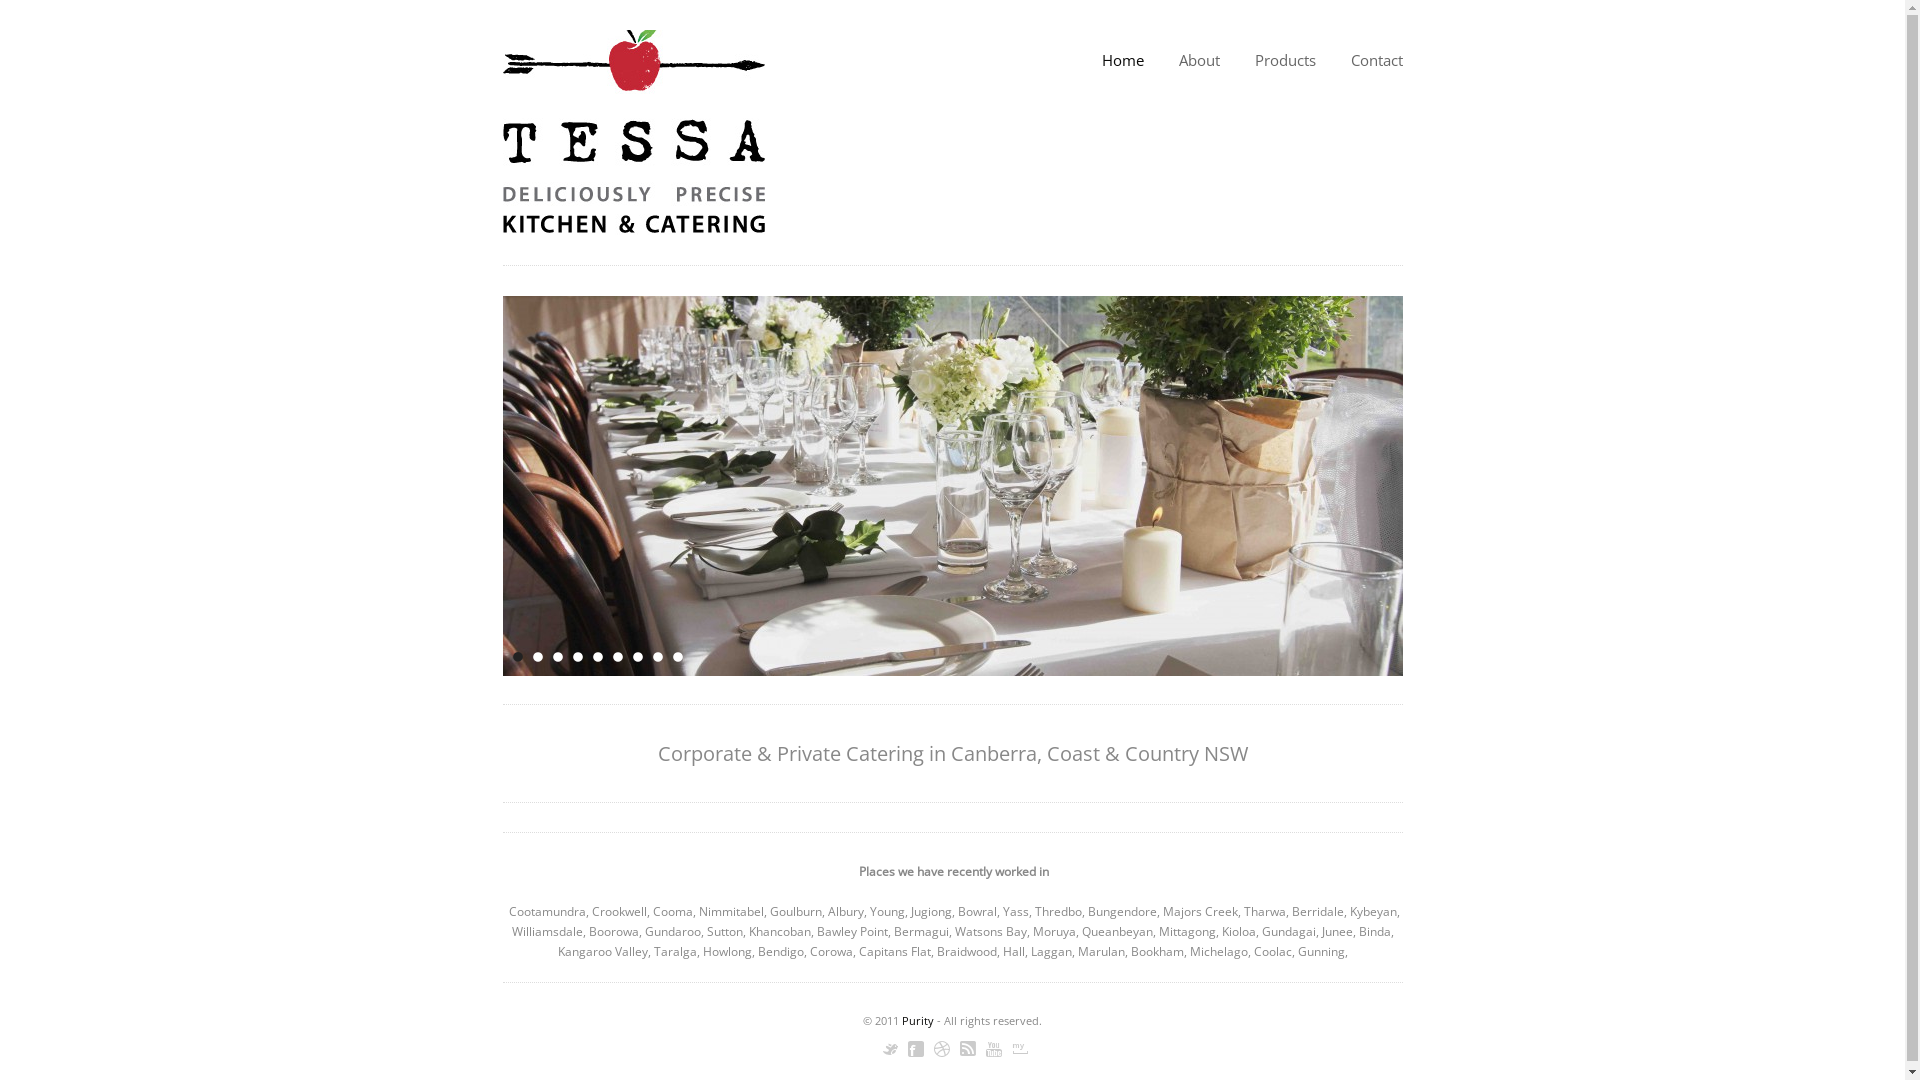  Describe the element at coordinates (1101, 59) in the screenshot. I see `'Home'` at that location.